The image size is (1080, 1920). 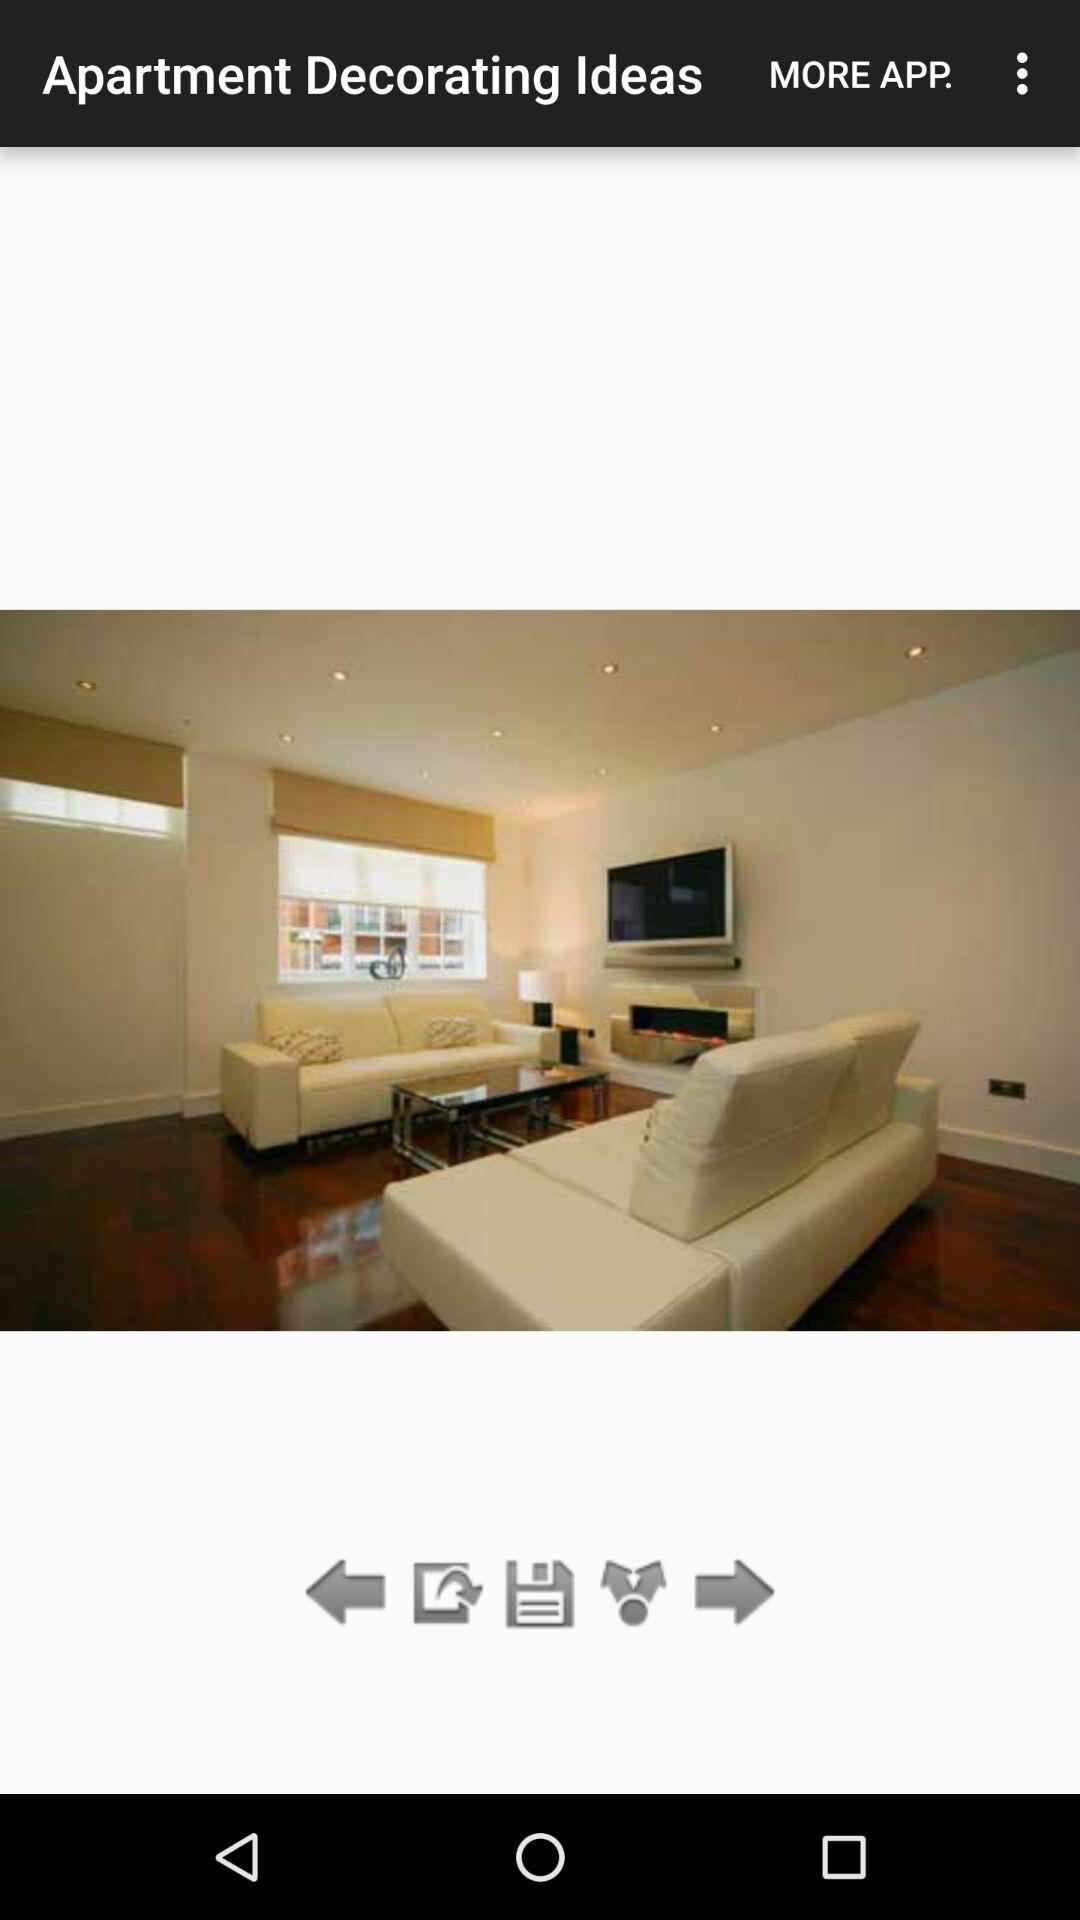 I want to click on the save icon, so click(x=540, y=1593).